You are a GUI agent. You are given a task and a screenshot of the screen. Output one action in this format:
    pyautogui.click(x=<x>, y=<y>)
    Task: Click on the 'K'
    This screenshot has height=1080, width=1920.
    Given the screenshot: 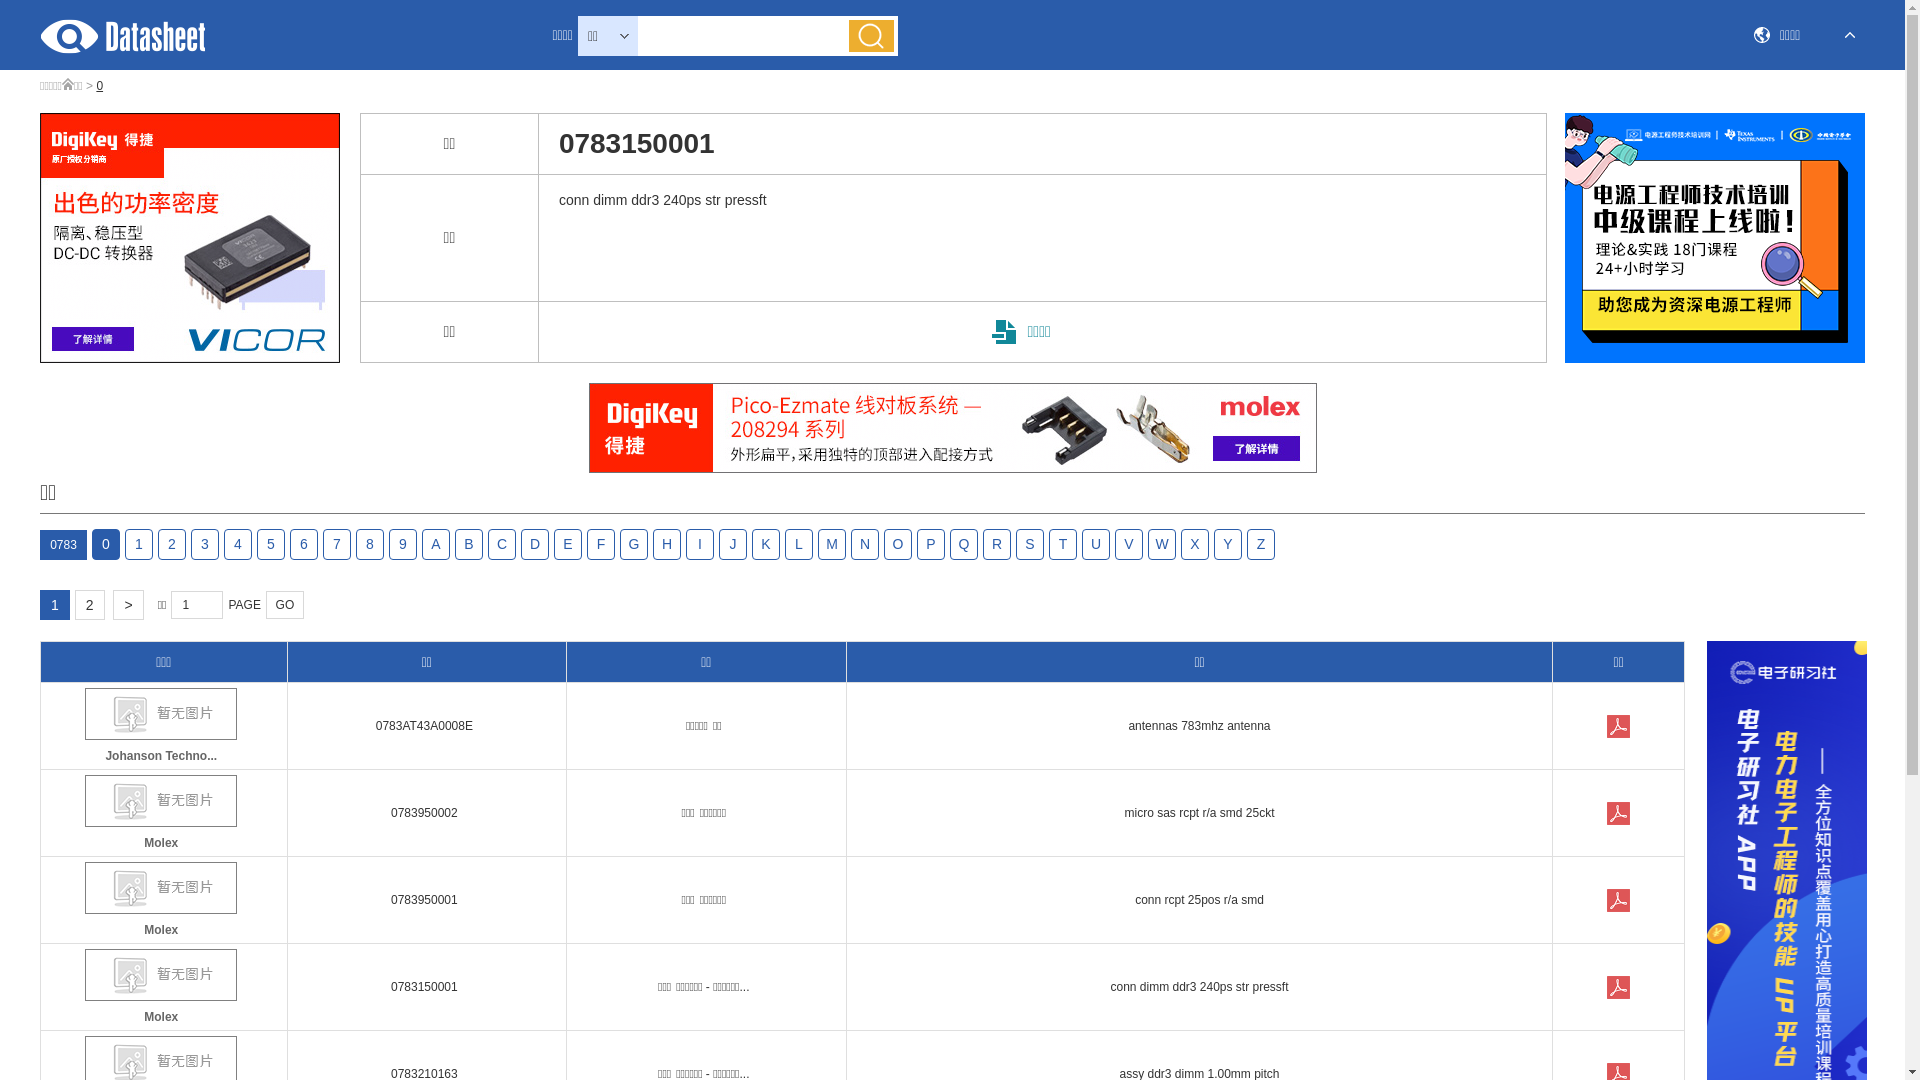 What is the action you would take?
    pyautogui.click(x=751, y=544)
    